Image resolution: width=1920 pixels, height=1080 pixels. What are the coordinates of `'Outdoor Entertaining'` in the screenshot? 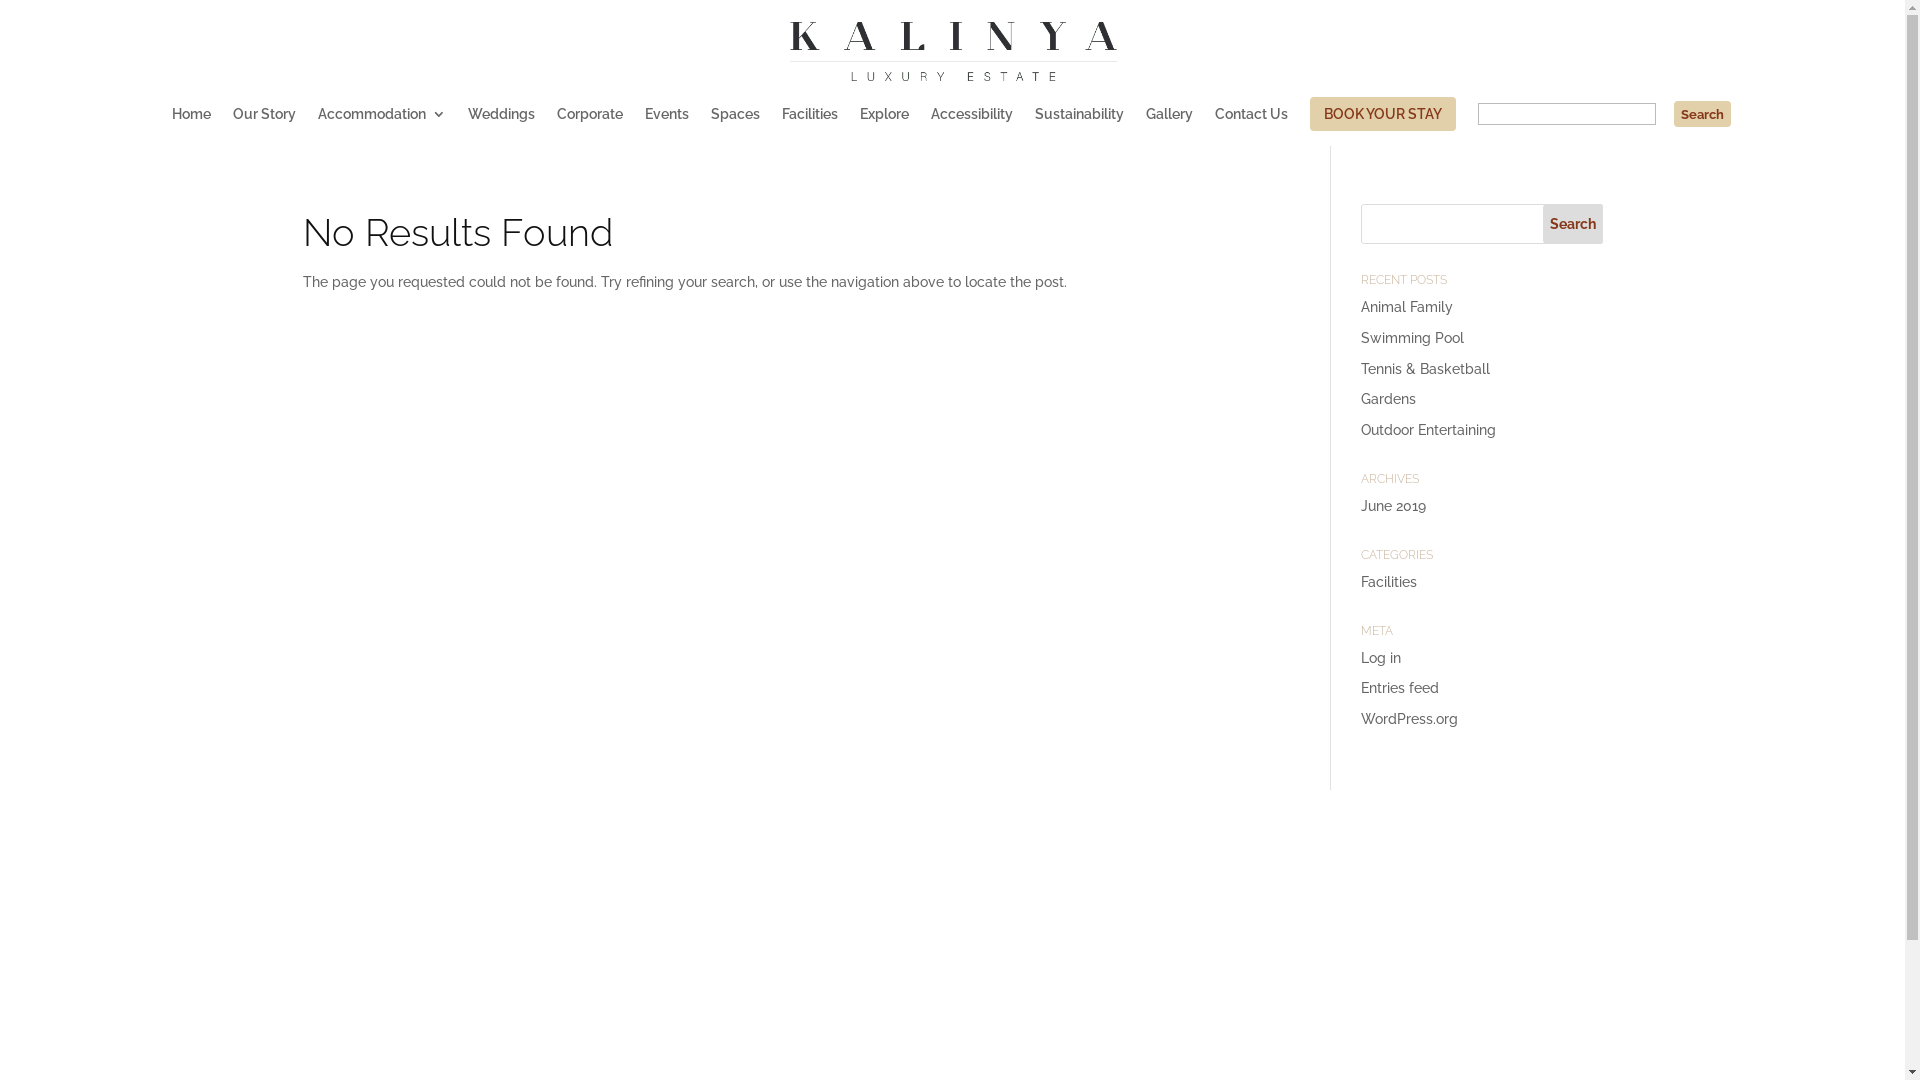 It's located at (1427, 428).